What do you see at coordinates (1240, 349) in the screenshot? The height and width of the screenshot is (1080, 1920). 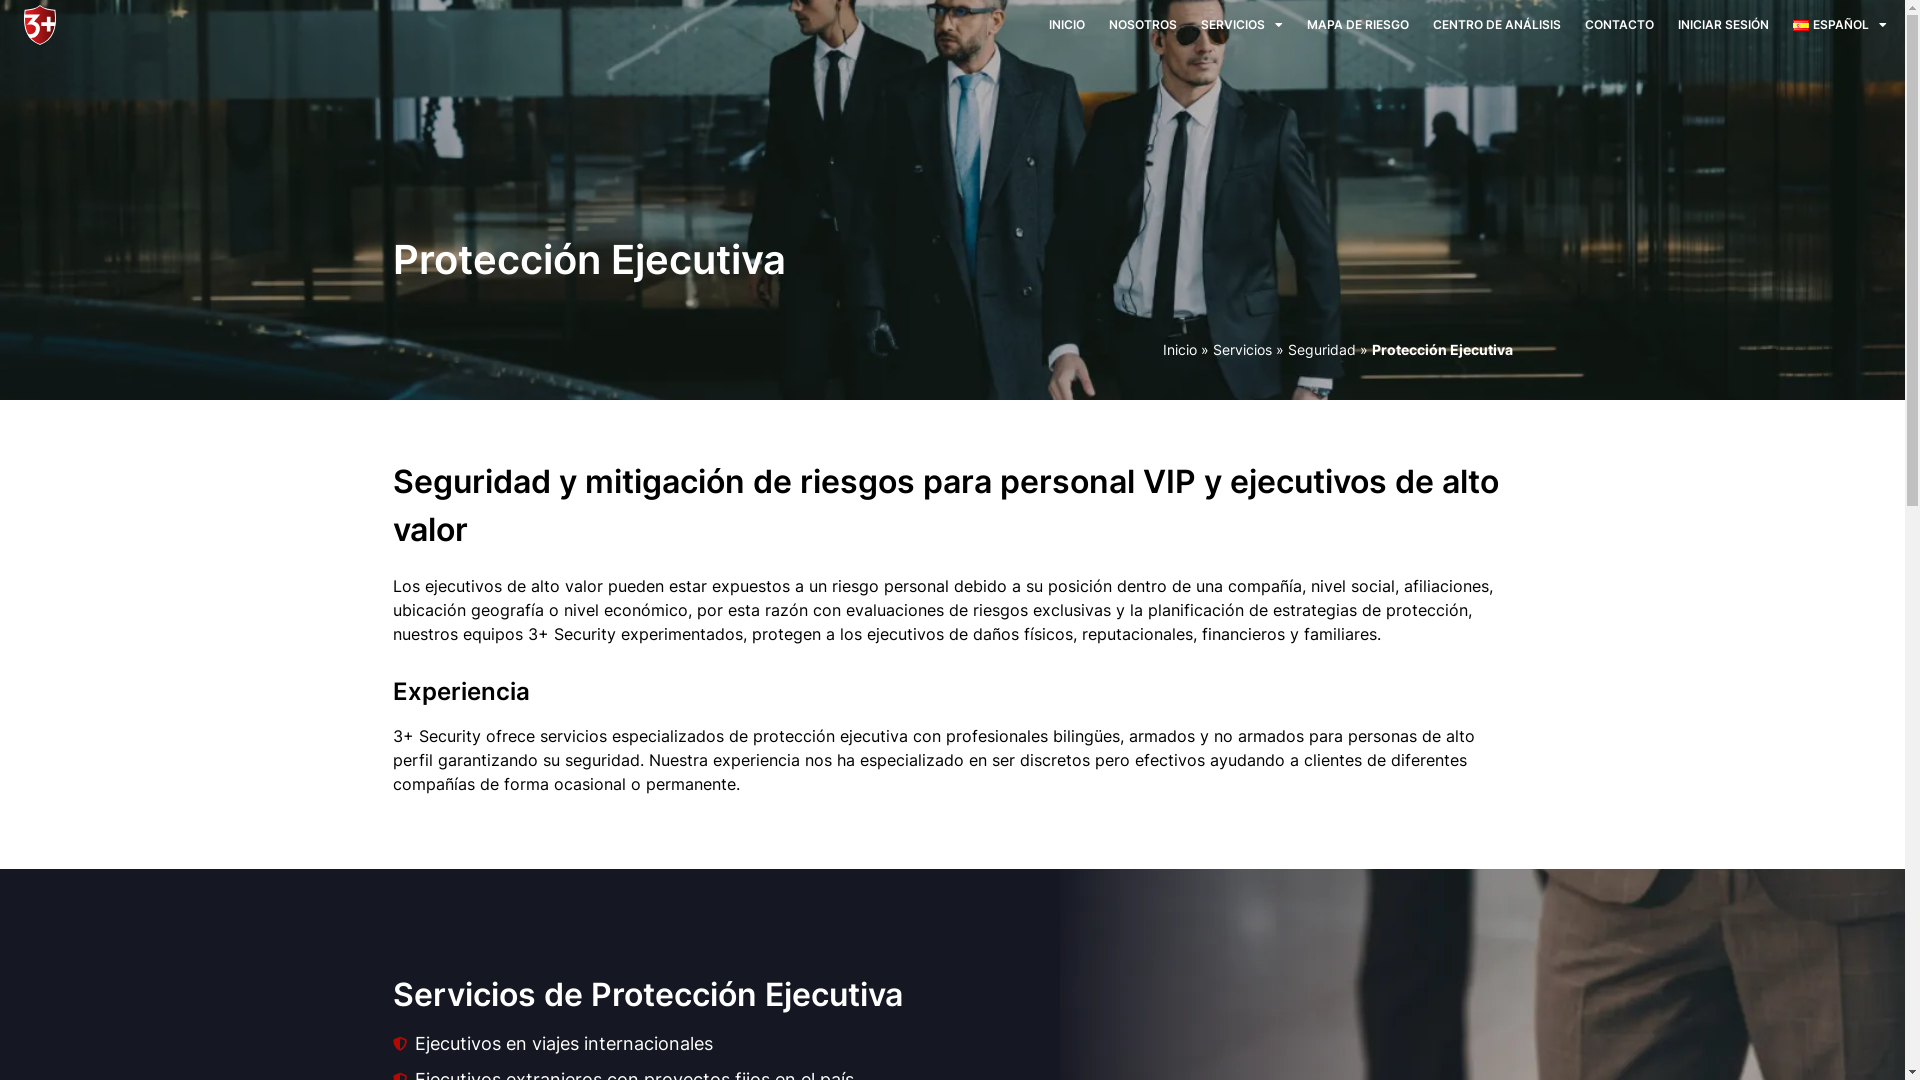 I see `'Servicios'` at bounding box center [1240, 349].